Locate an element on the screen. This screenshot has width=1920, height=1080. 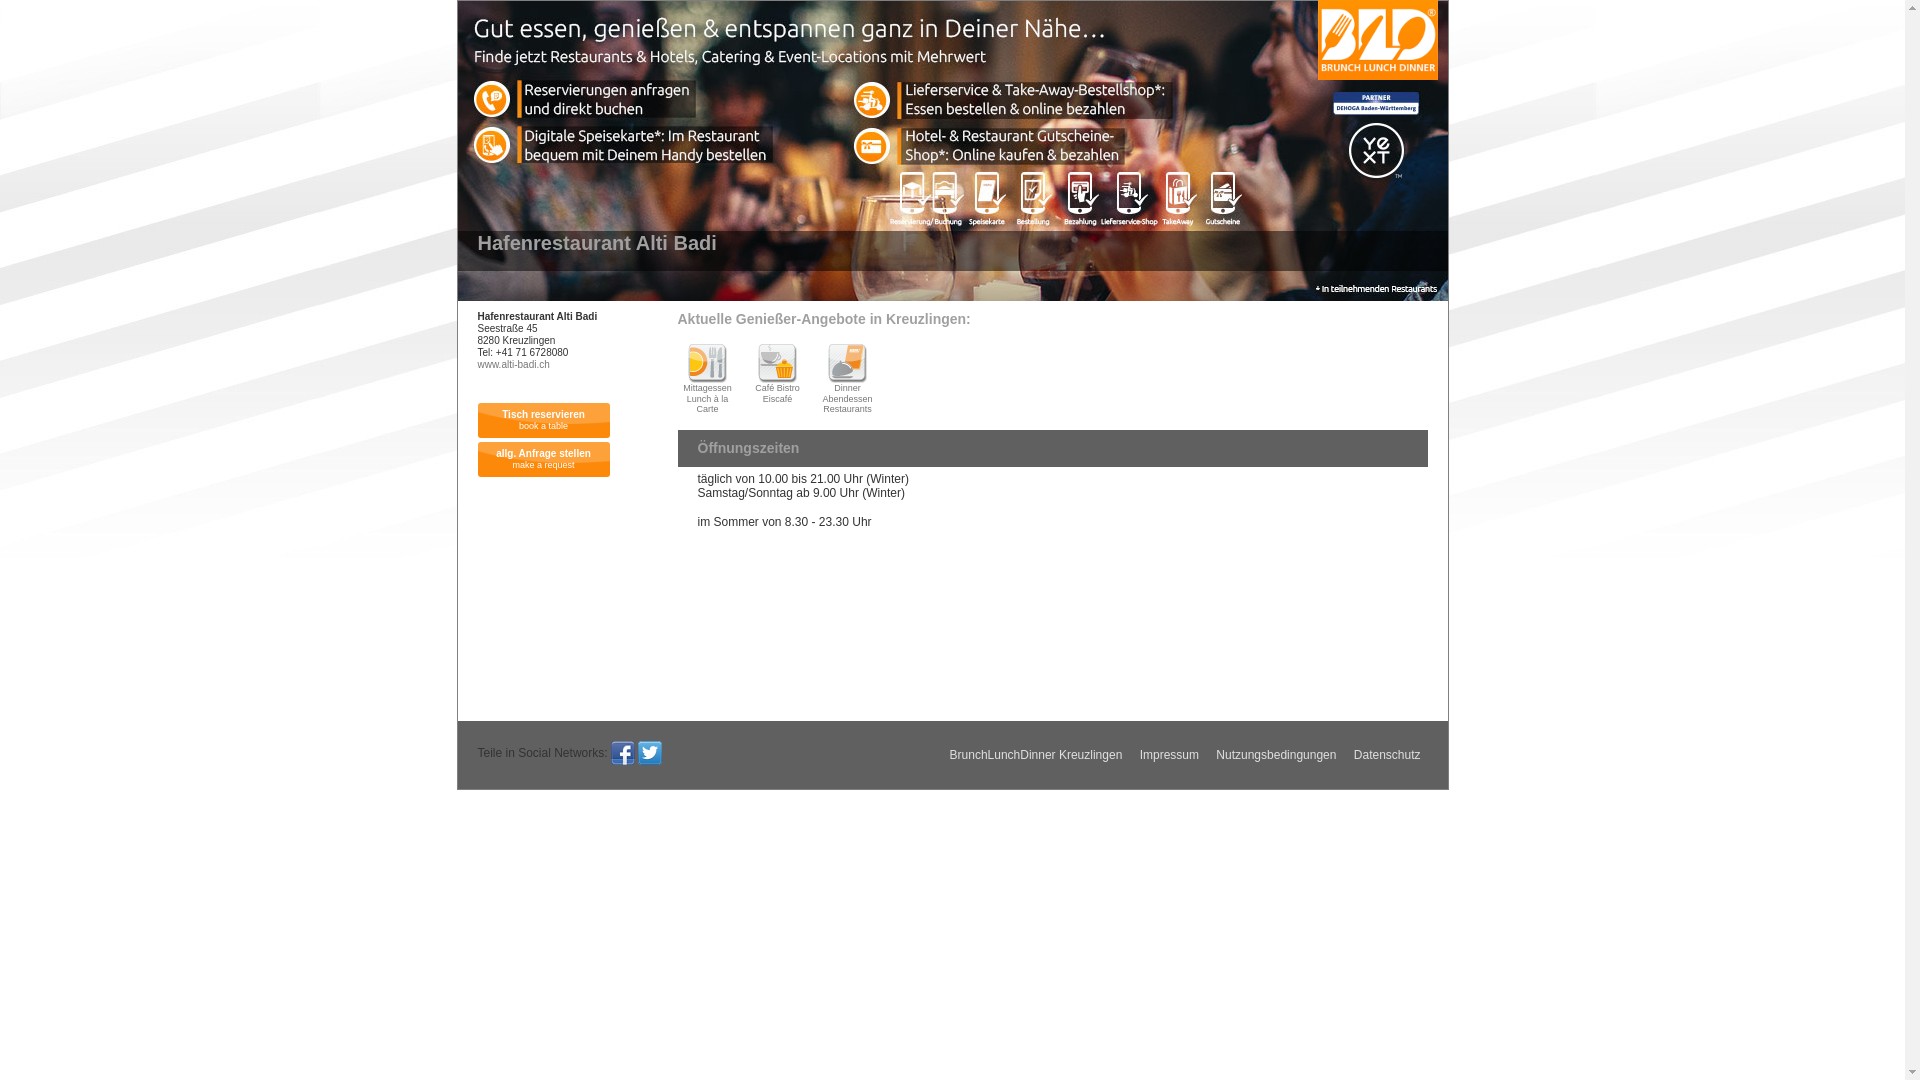
' Dinner Abendessen Restaurants' is located at coordinates (848, 378).